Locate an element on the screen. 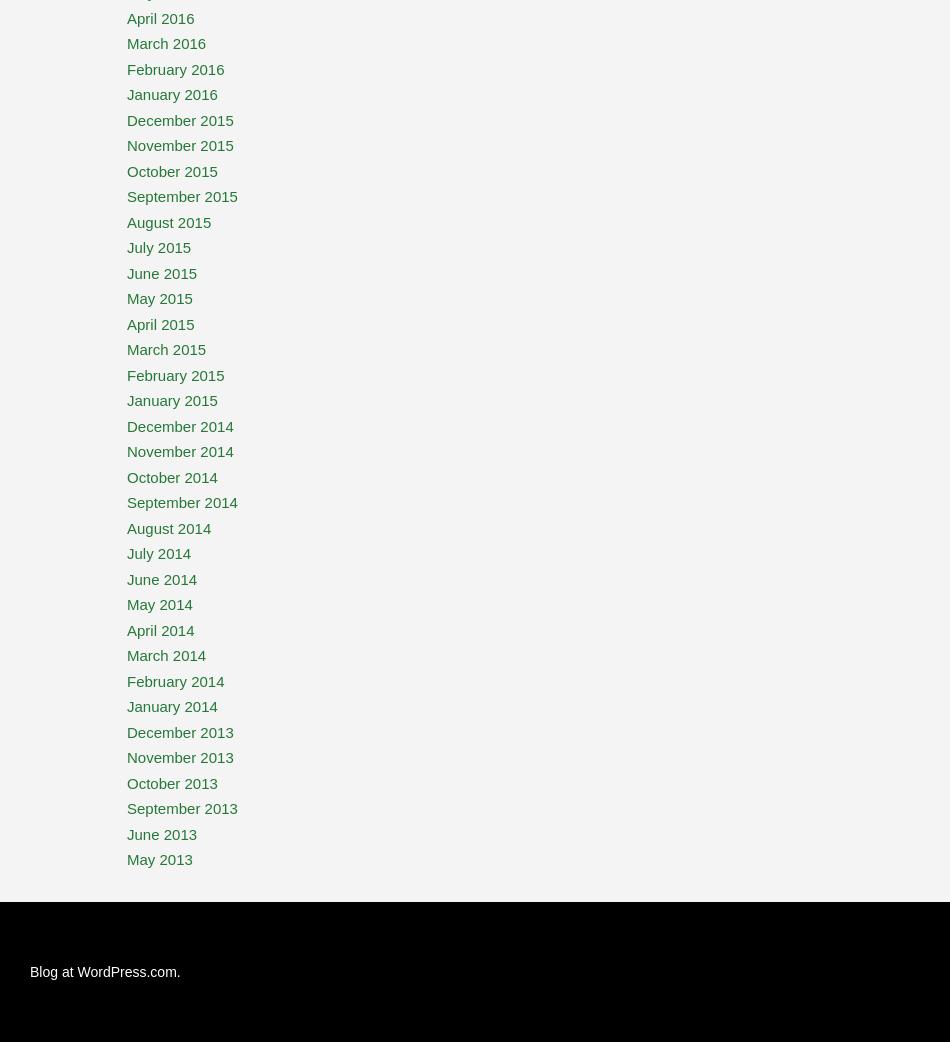  'November 2013' is located at coordinates (180, 756).